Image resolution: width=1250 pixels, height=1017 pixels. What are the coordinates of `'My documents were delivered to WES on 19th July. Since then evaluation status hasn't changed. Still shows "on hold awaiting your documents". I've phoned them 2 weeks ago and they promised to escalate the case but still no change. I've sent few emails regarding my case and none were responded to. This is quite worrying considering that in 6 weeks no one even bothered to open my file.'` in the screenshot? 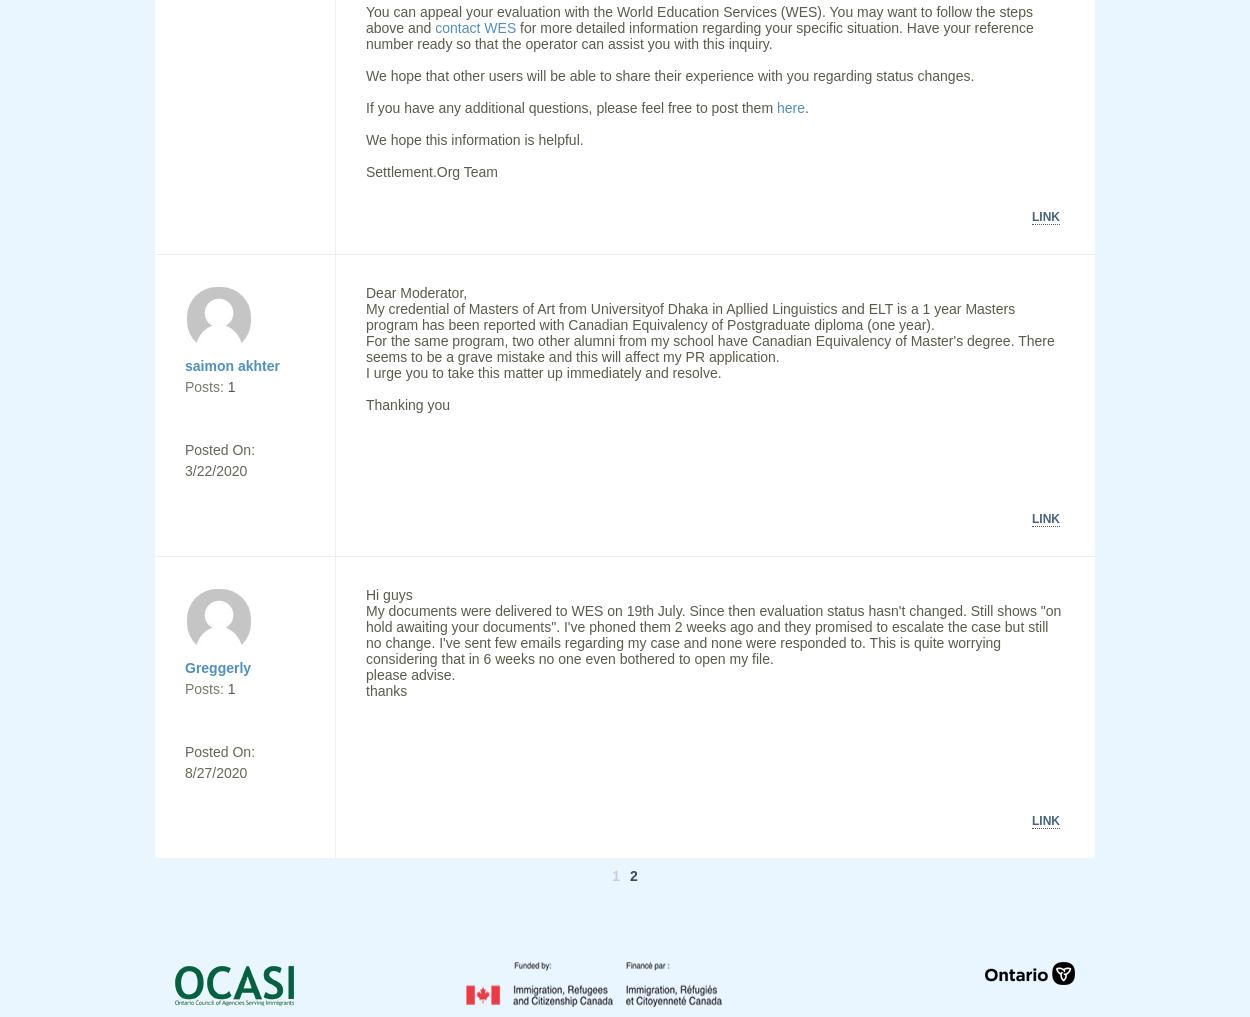 It's located at (365, 635).